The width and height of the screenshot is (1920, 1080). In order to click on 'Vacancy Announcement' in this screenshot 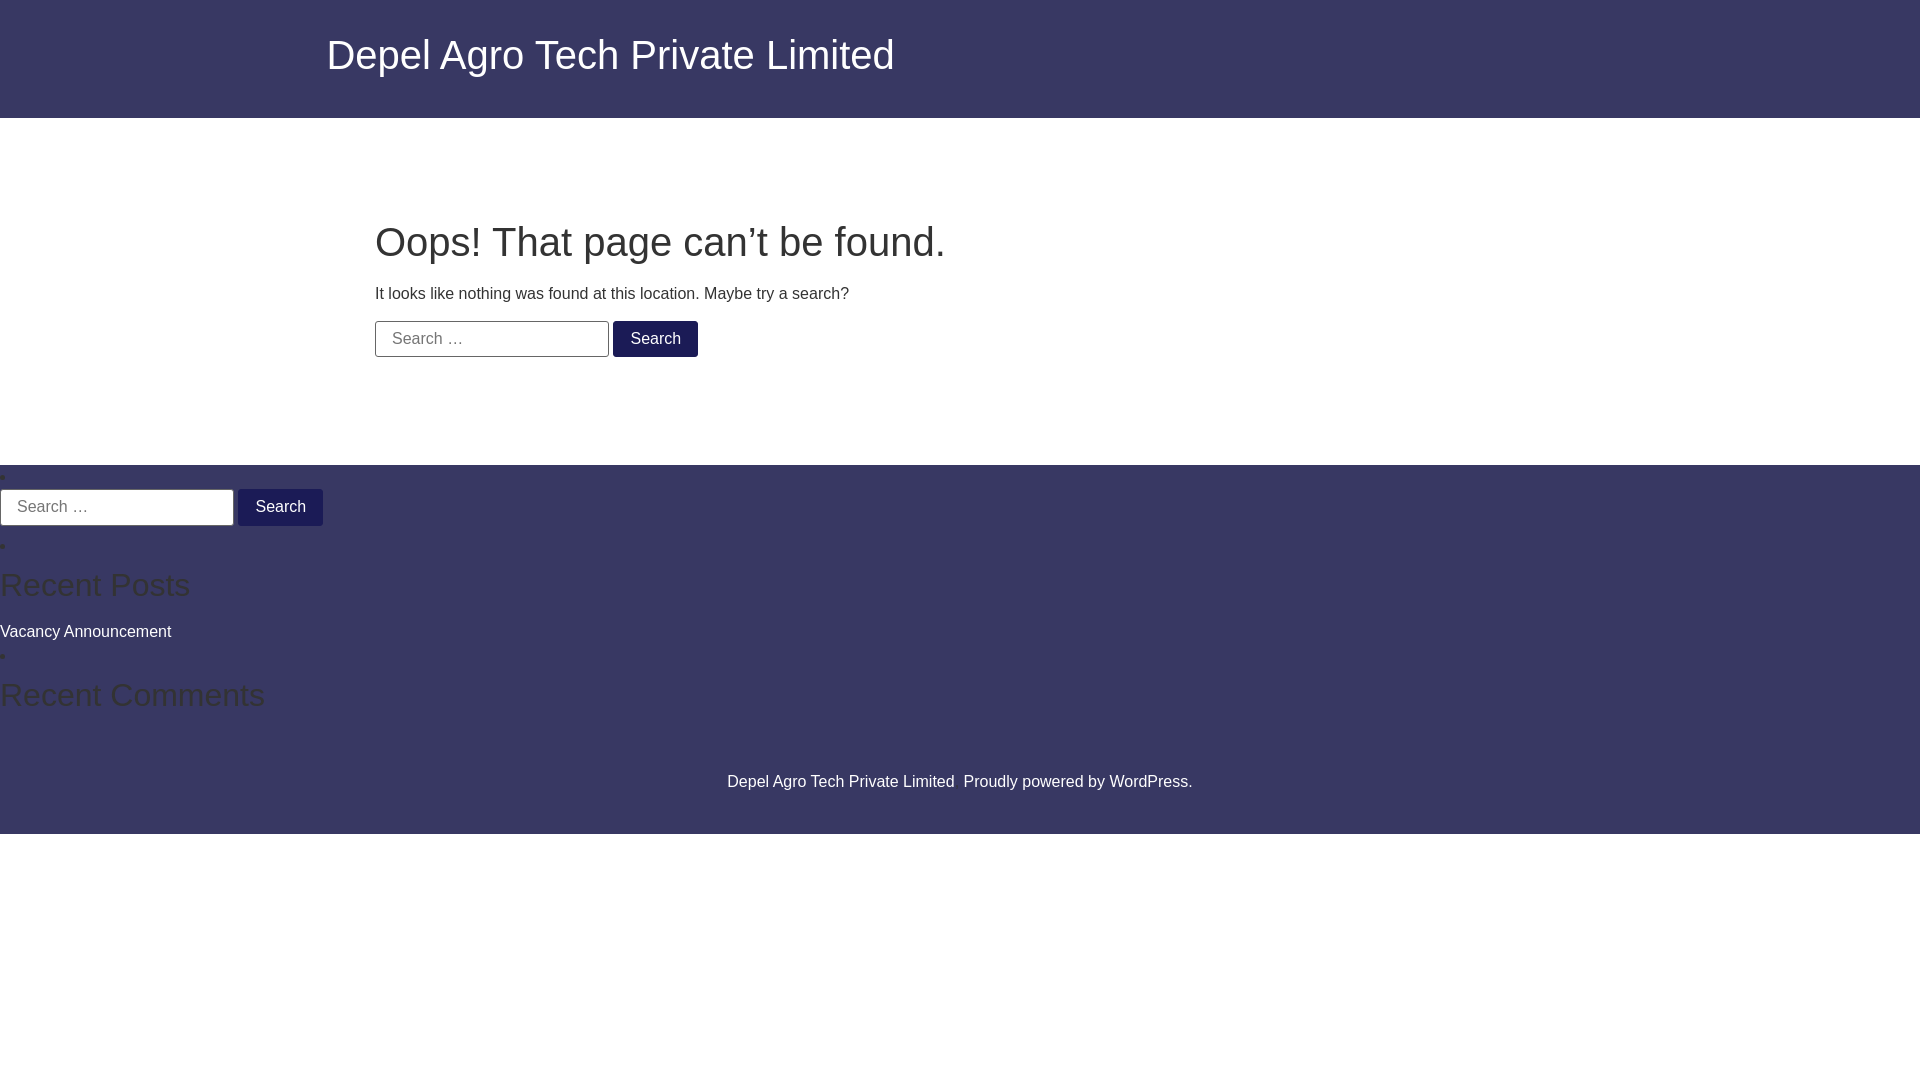, I will do `click(0, 631)`.